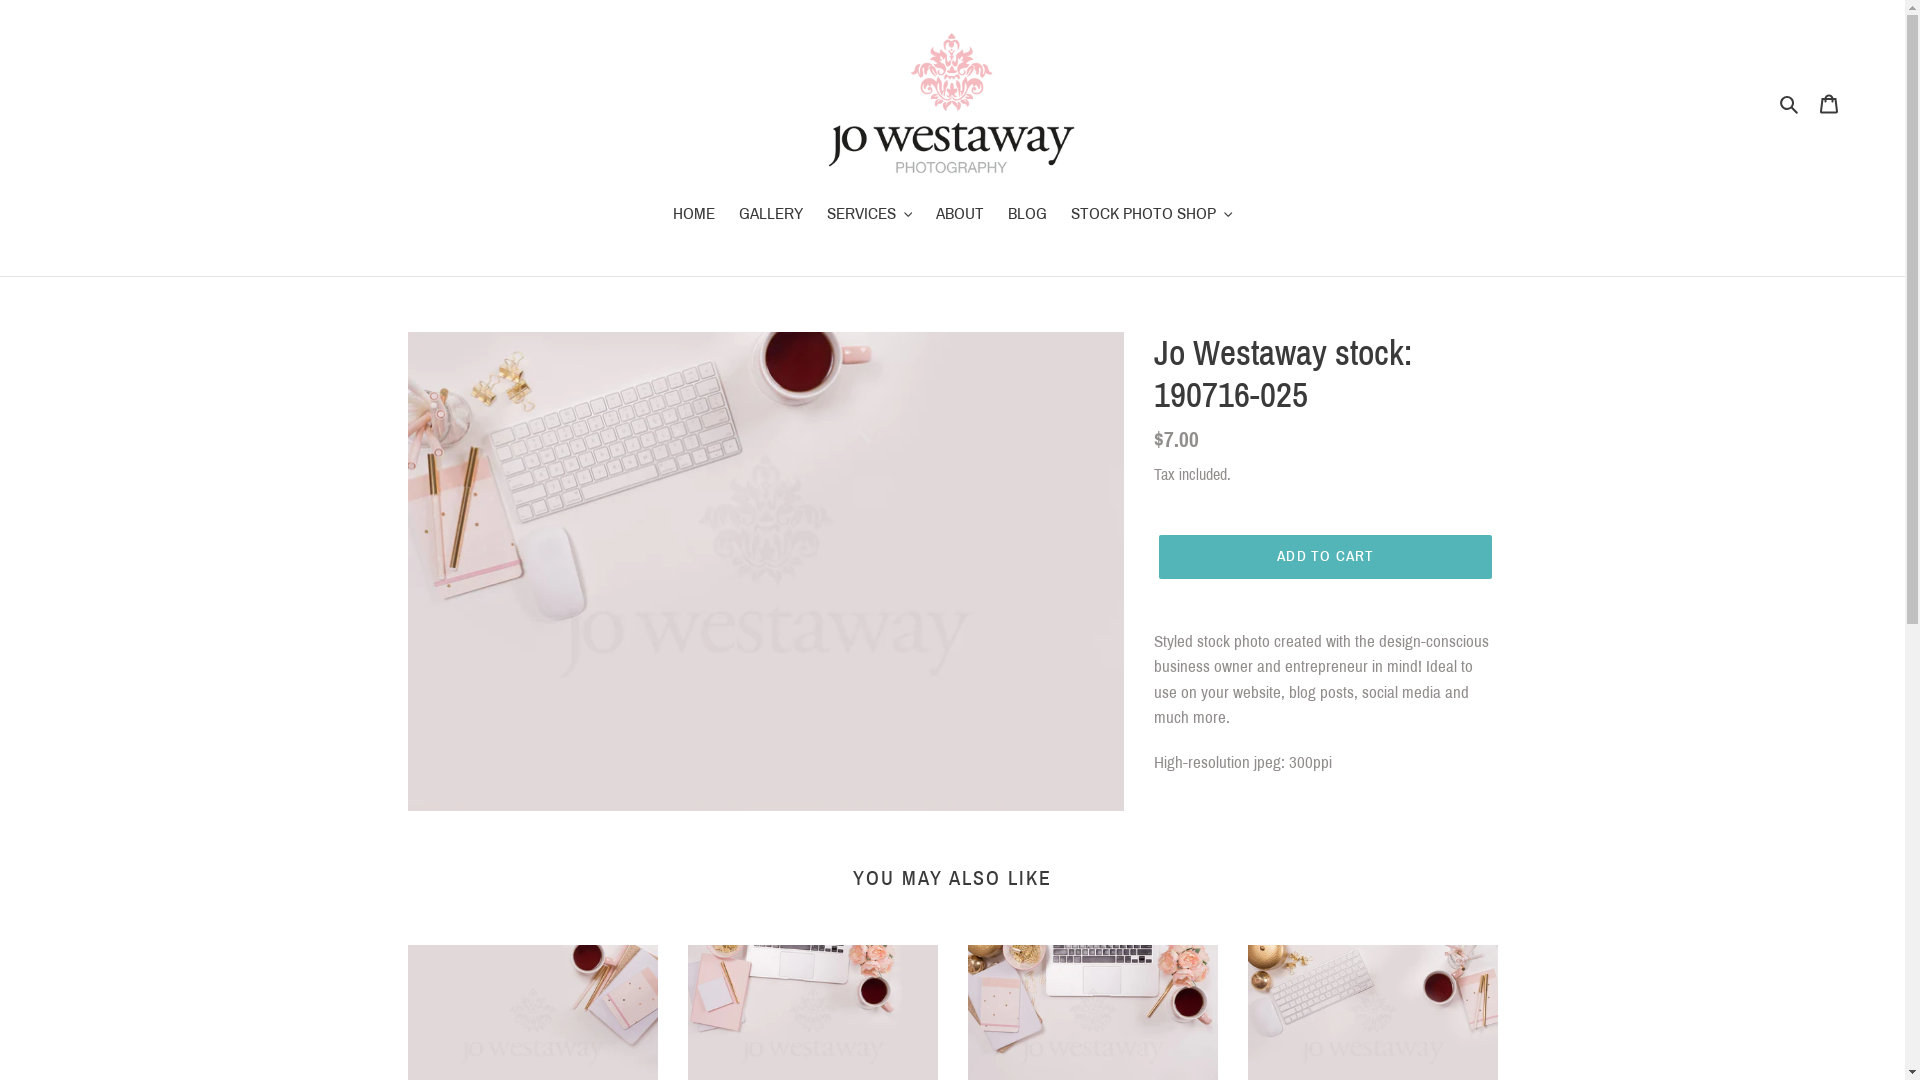 The width and height of the screenshot is (1920, 1080). Describe the element at coordinates (1152, 215) in the screenshot. I see `'STOCK PHOTO SHOP'` at that location.